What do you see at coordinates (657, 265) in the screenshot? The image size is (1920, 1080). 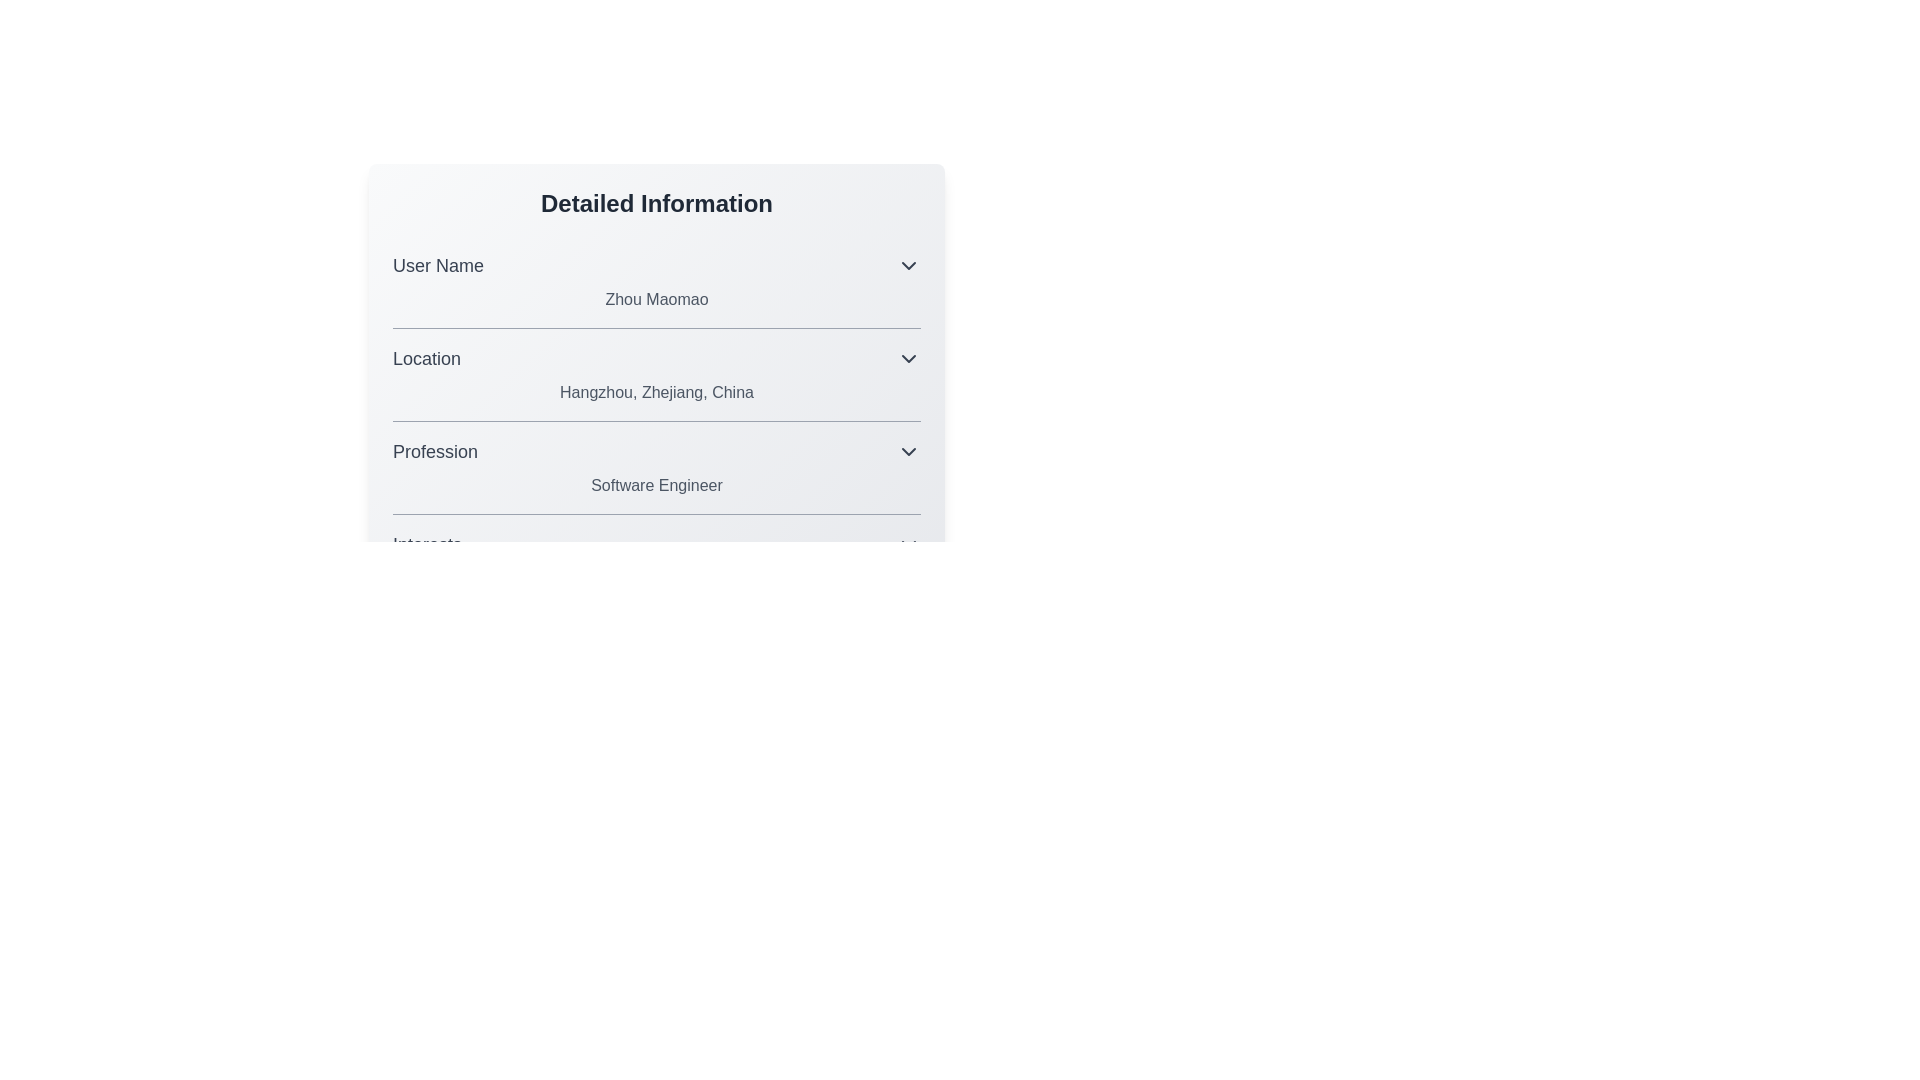 I see `the dropdown menu located in the 'Detailed Information' section, which is the first selectable option above the user's full name 'Zhou Maomao' to activate styling` at bounding box center [657, 265].